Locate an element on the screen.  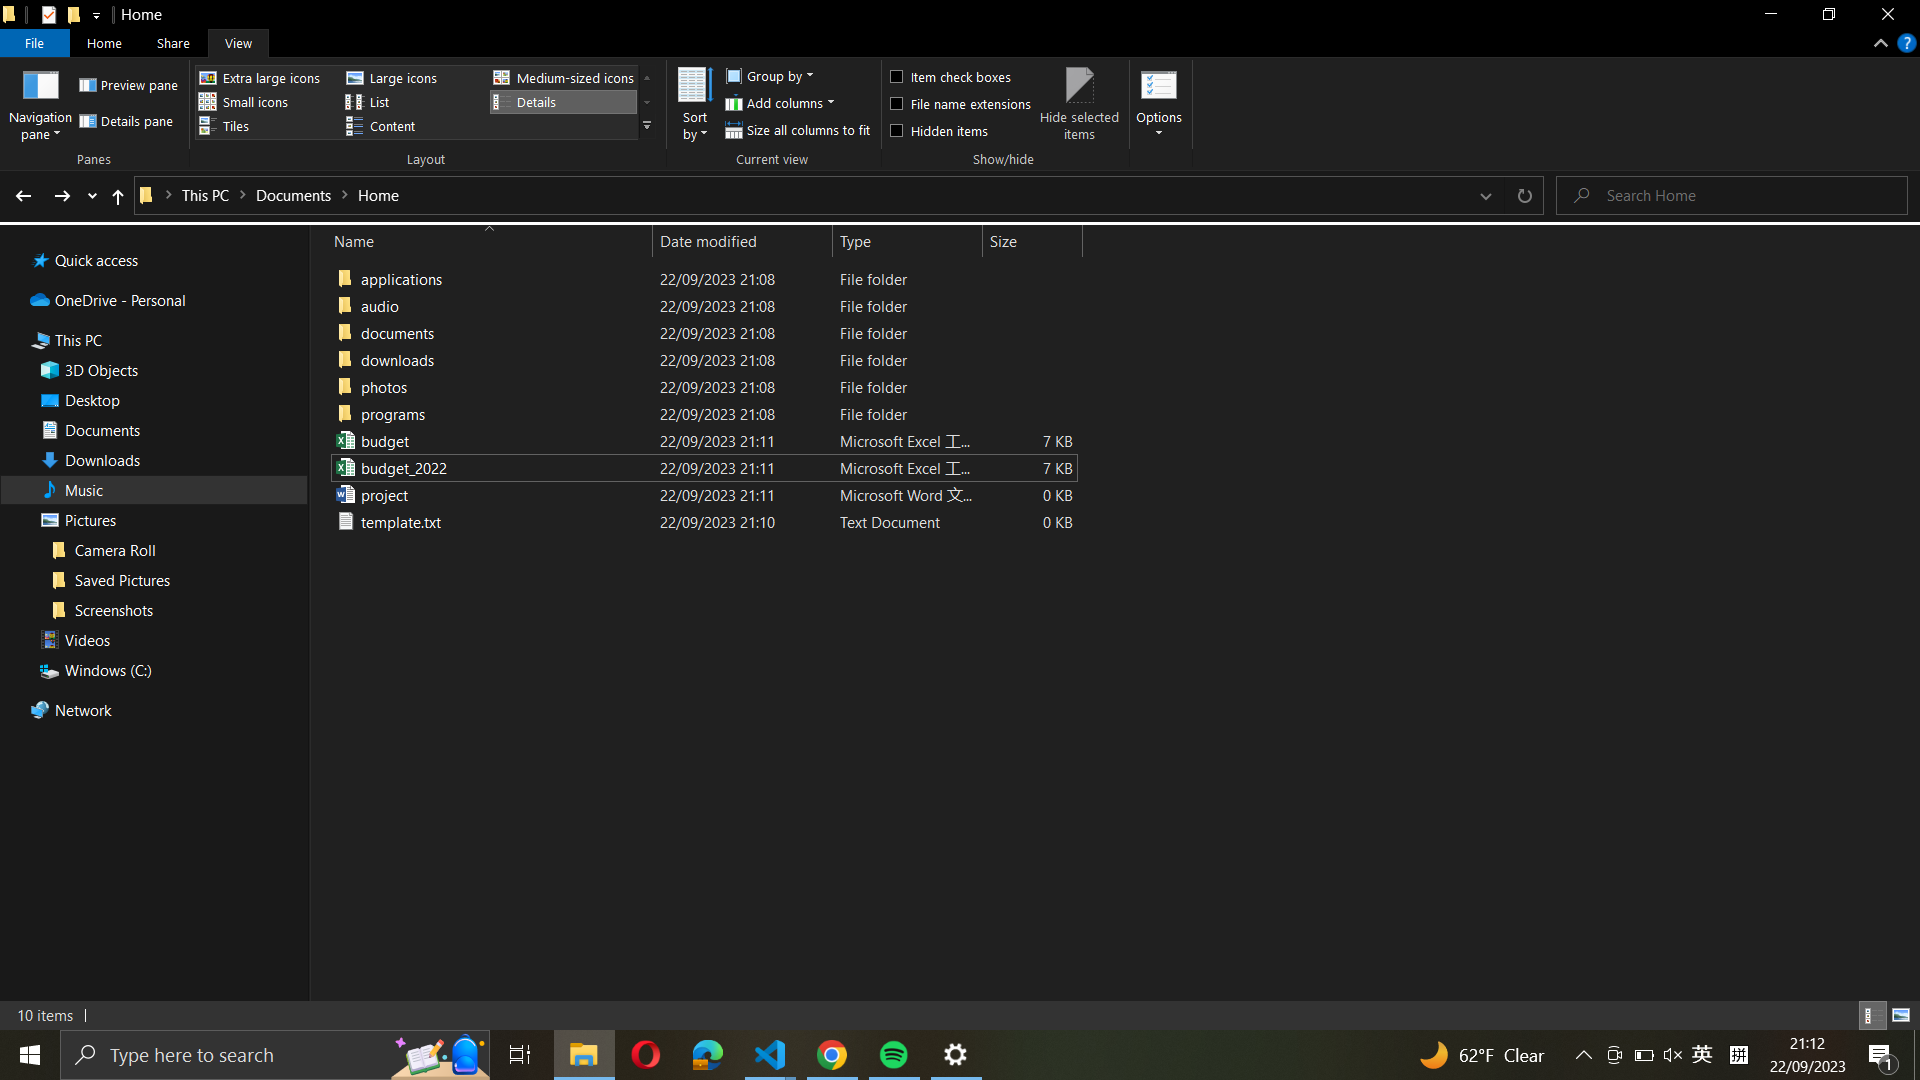
the "budget_excel_file" name to "budget_2021_excel_file is located at coordinates (700, 439).